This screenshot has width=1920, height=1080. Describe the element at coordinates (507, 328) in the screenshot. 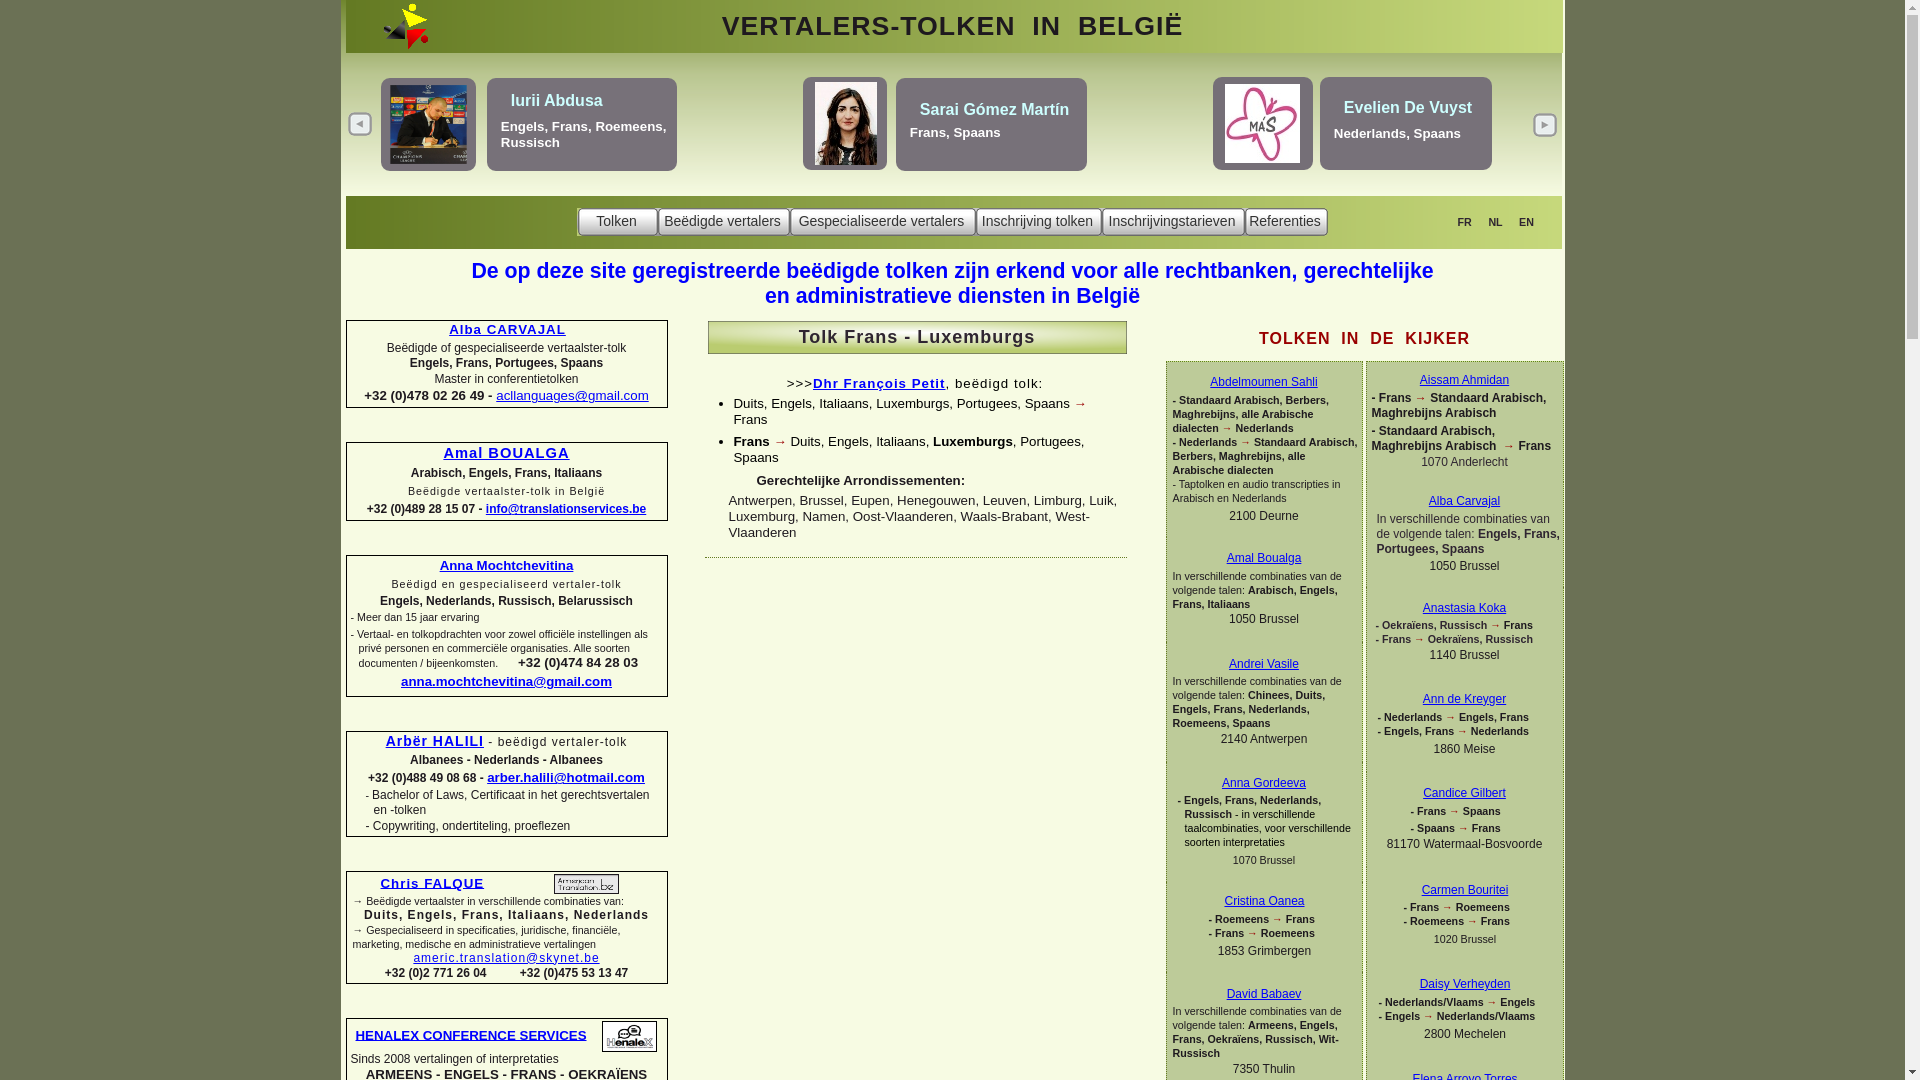

I see `'Alba CARVAJAL'` at that location.